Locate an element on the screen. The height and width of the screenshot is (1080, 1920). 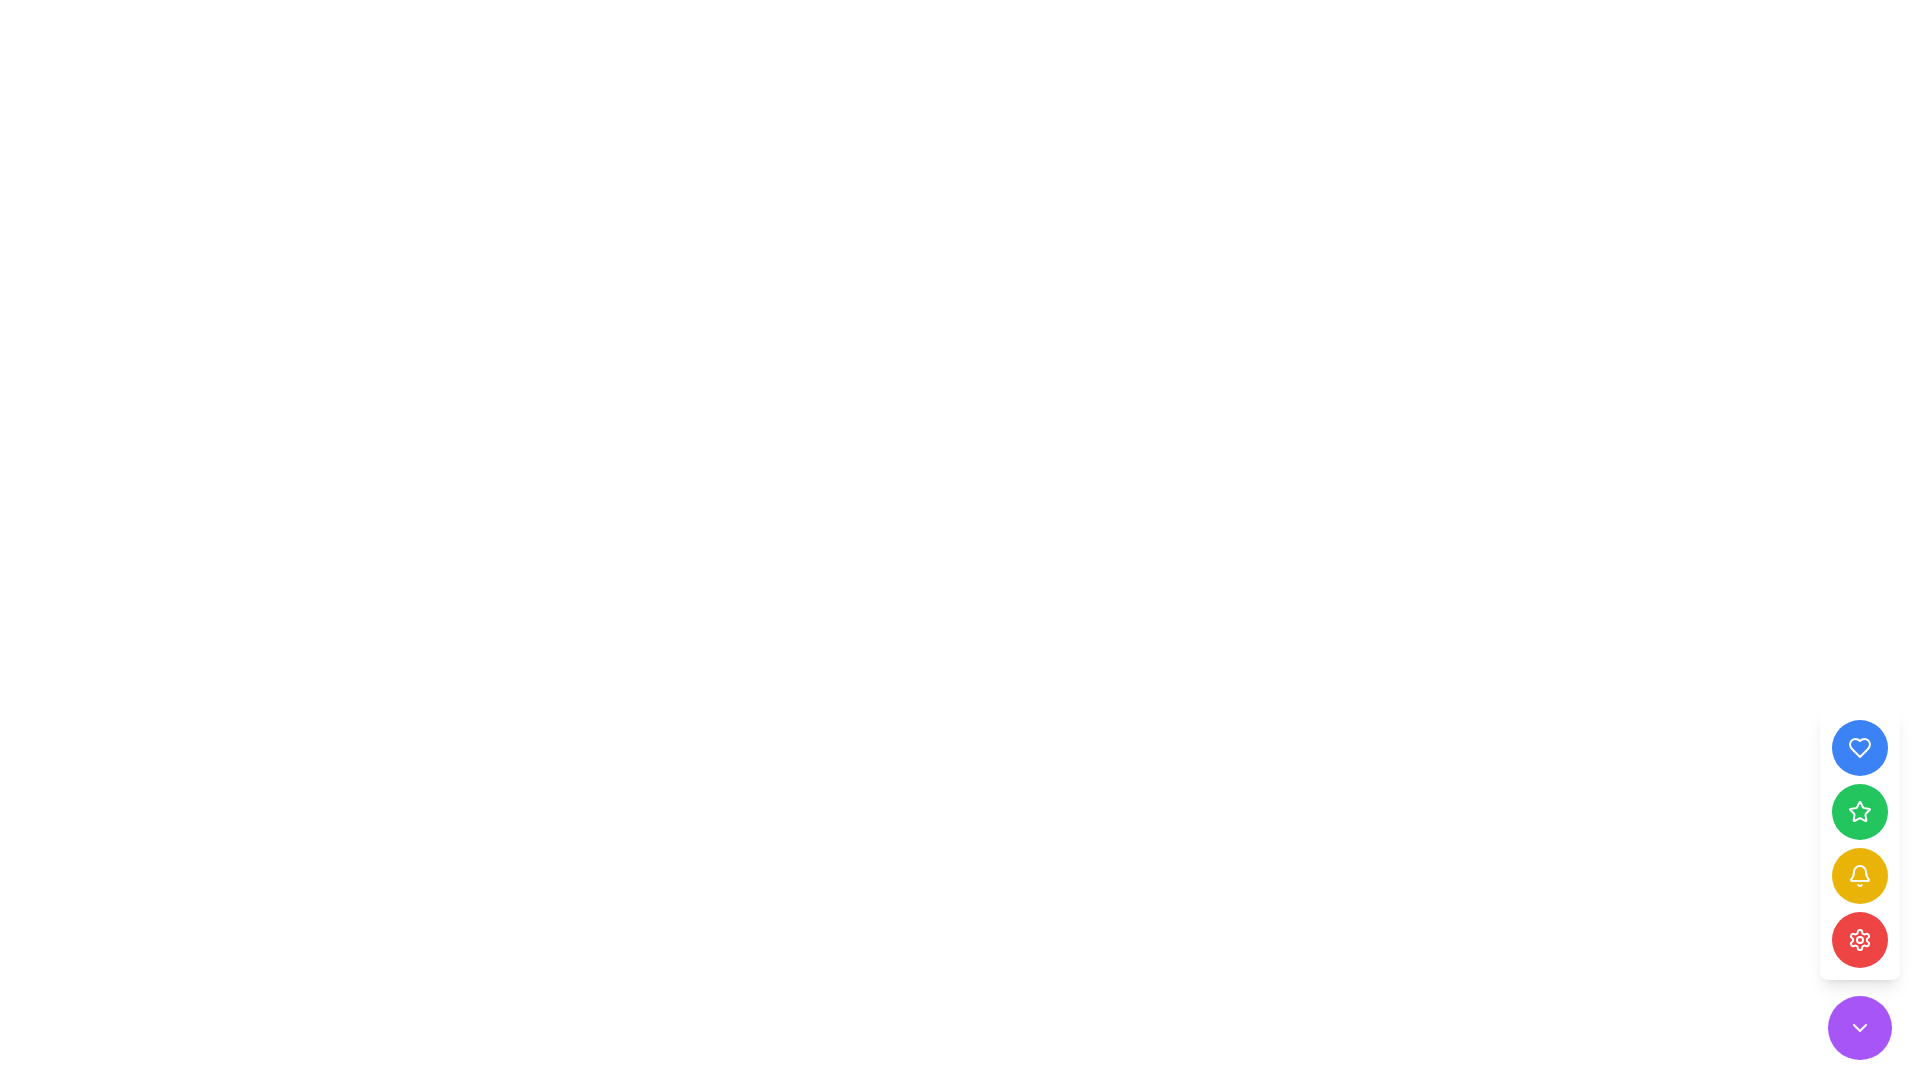
the circular yellow notification button with a bell icon located in the bottom-right corner of the interface is located at coordinates (1859, 844).